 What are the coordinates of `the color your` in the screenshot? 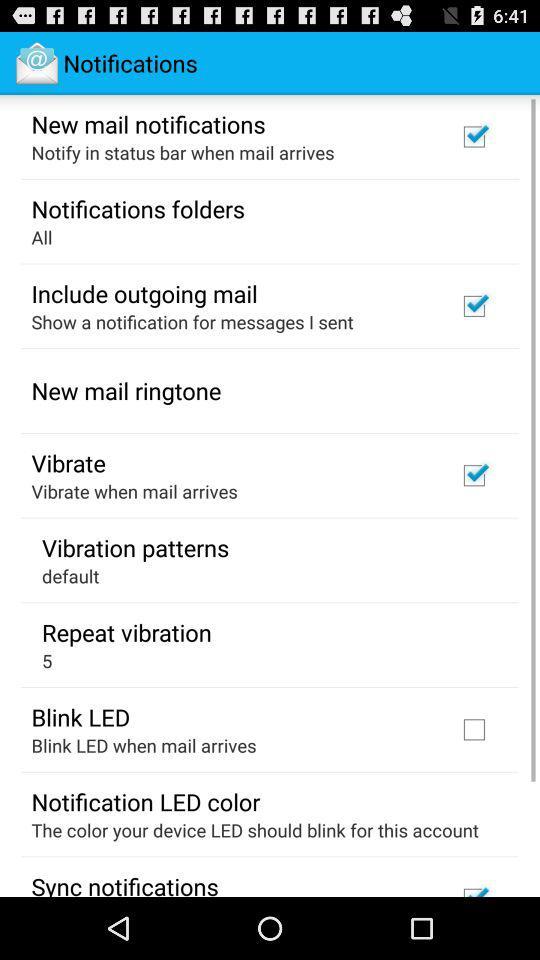 It's located at (255, 830).